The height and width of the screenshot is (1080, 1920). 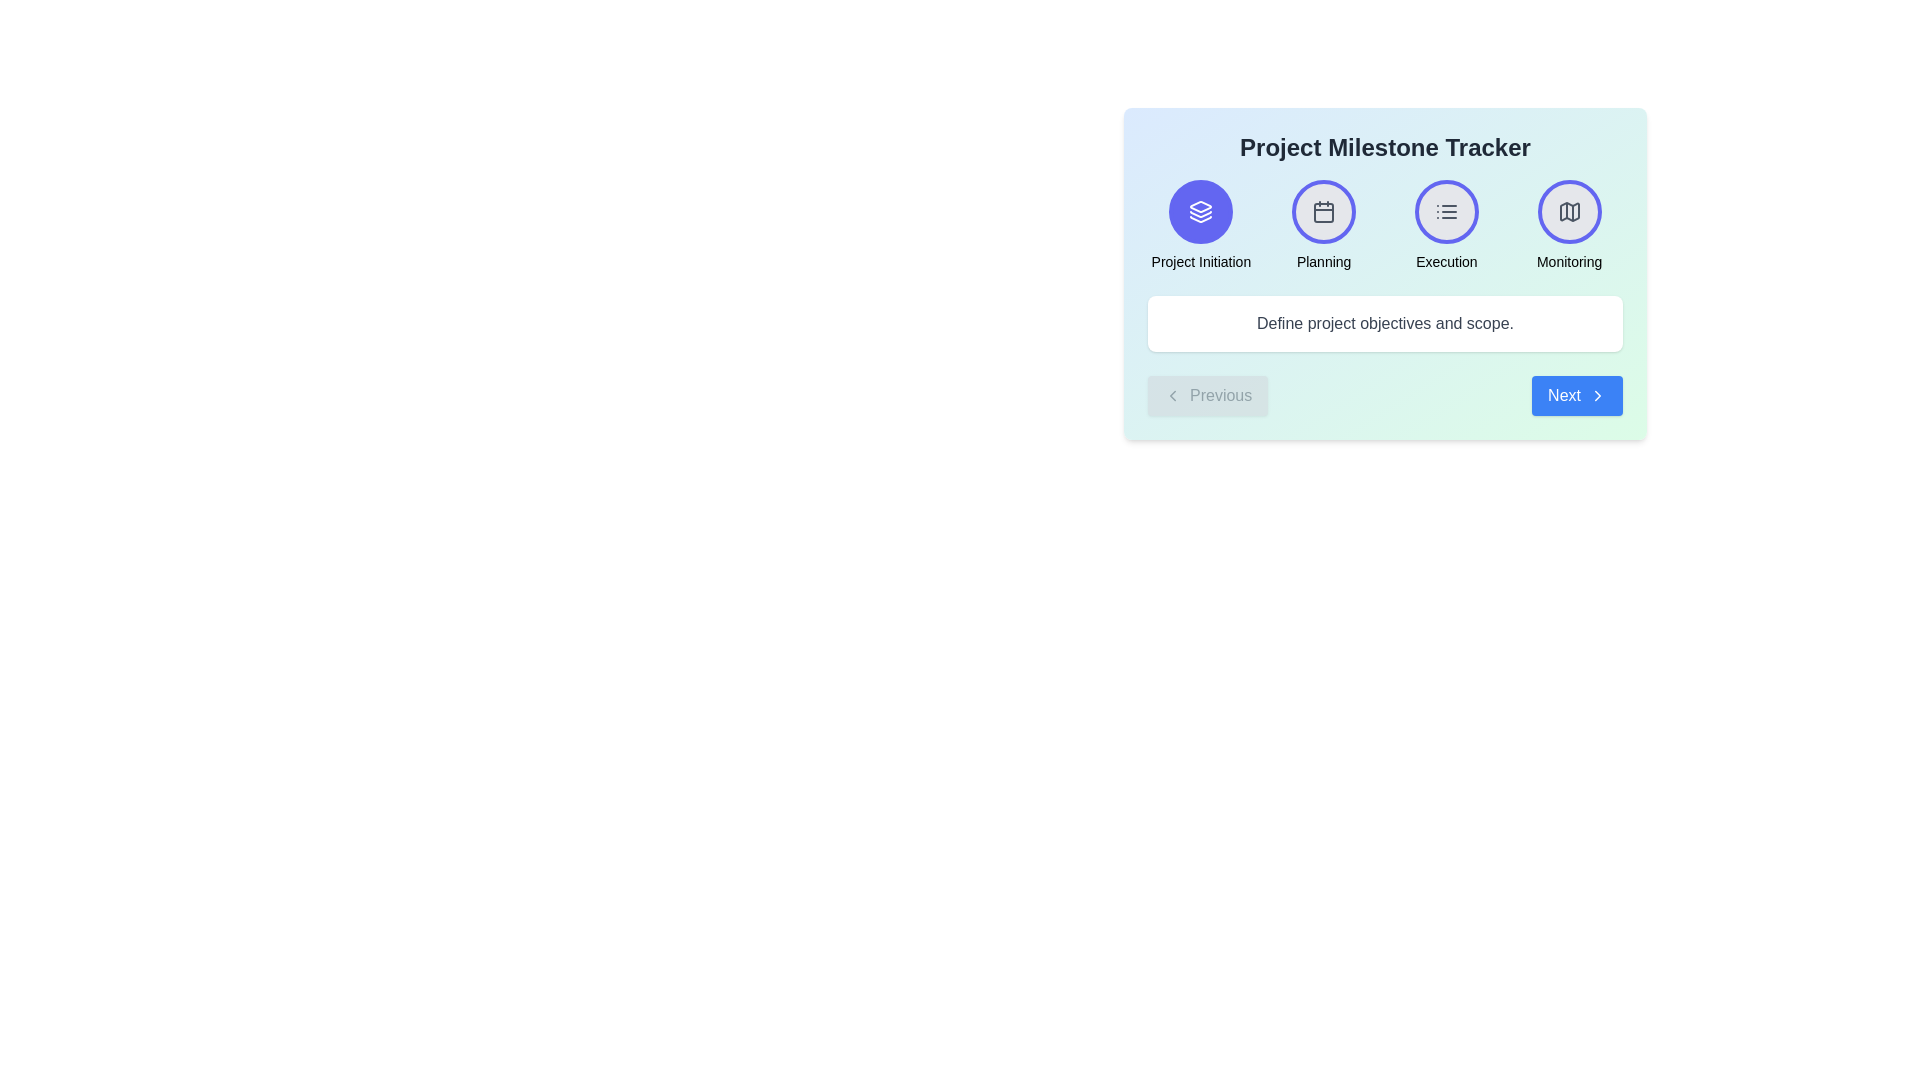 What do you see at coordinates (1172, 396) in the screenshot?
I see `'Previous' navigation icon located at the bottom-left corner of the milestone tracker interface` at bounding box center [1172, 396].